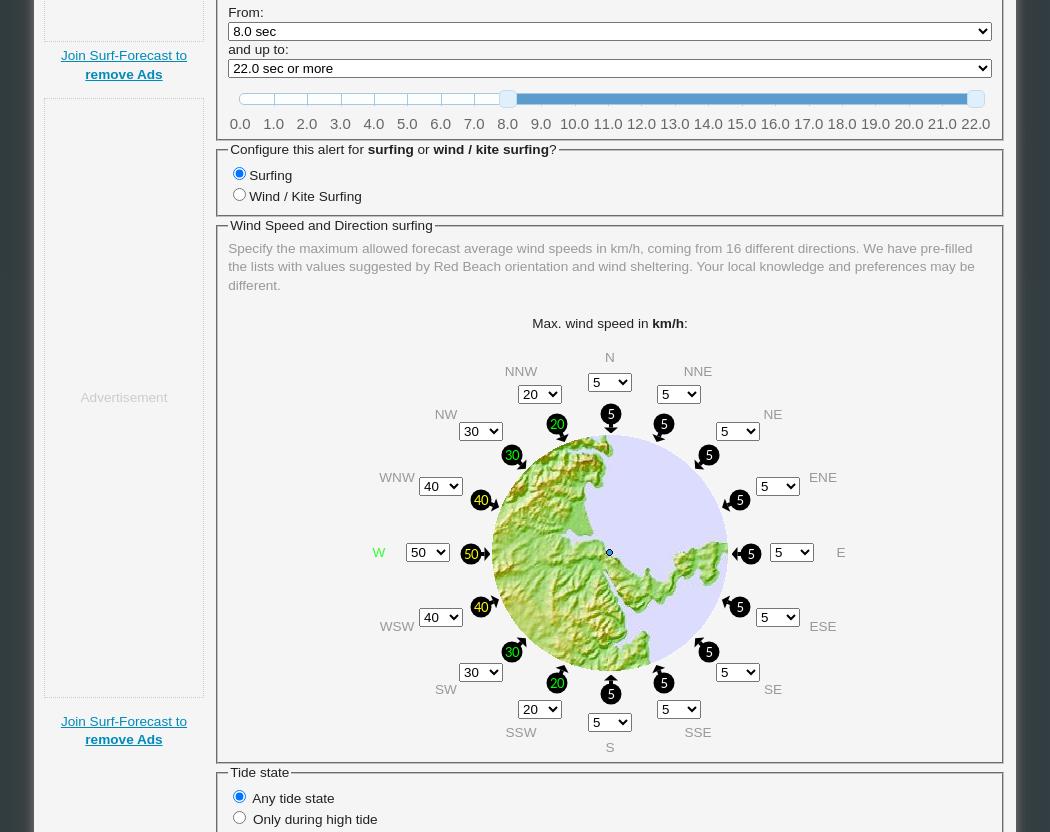  I want to click on 'From:', so click(245, 11).